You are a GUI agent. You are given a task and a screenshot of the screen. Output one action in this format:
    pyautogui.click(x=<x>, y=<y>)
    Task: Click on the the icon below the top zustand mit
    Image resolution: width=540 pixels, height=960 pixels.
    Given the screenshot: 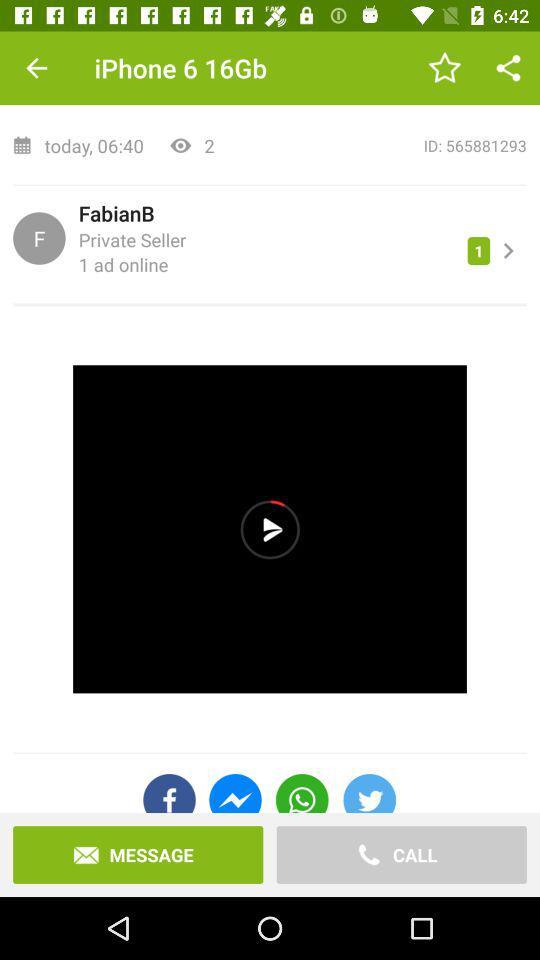 What is the action you would take?
    pyautogui.click(x=377, y=144)
    